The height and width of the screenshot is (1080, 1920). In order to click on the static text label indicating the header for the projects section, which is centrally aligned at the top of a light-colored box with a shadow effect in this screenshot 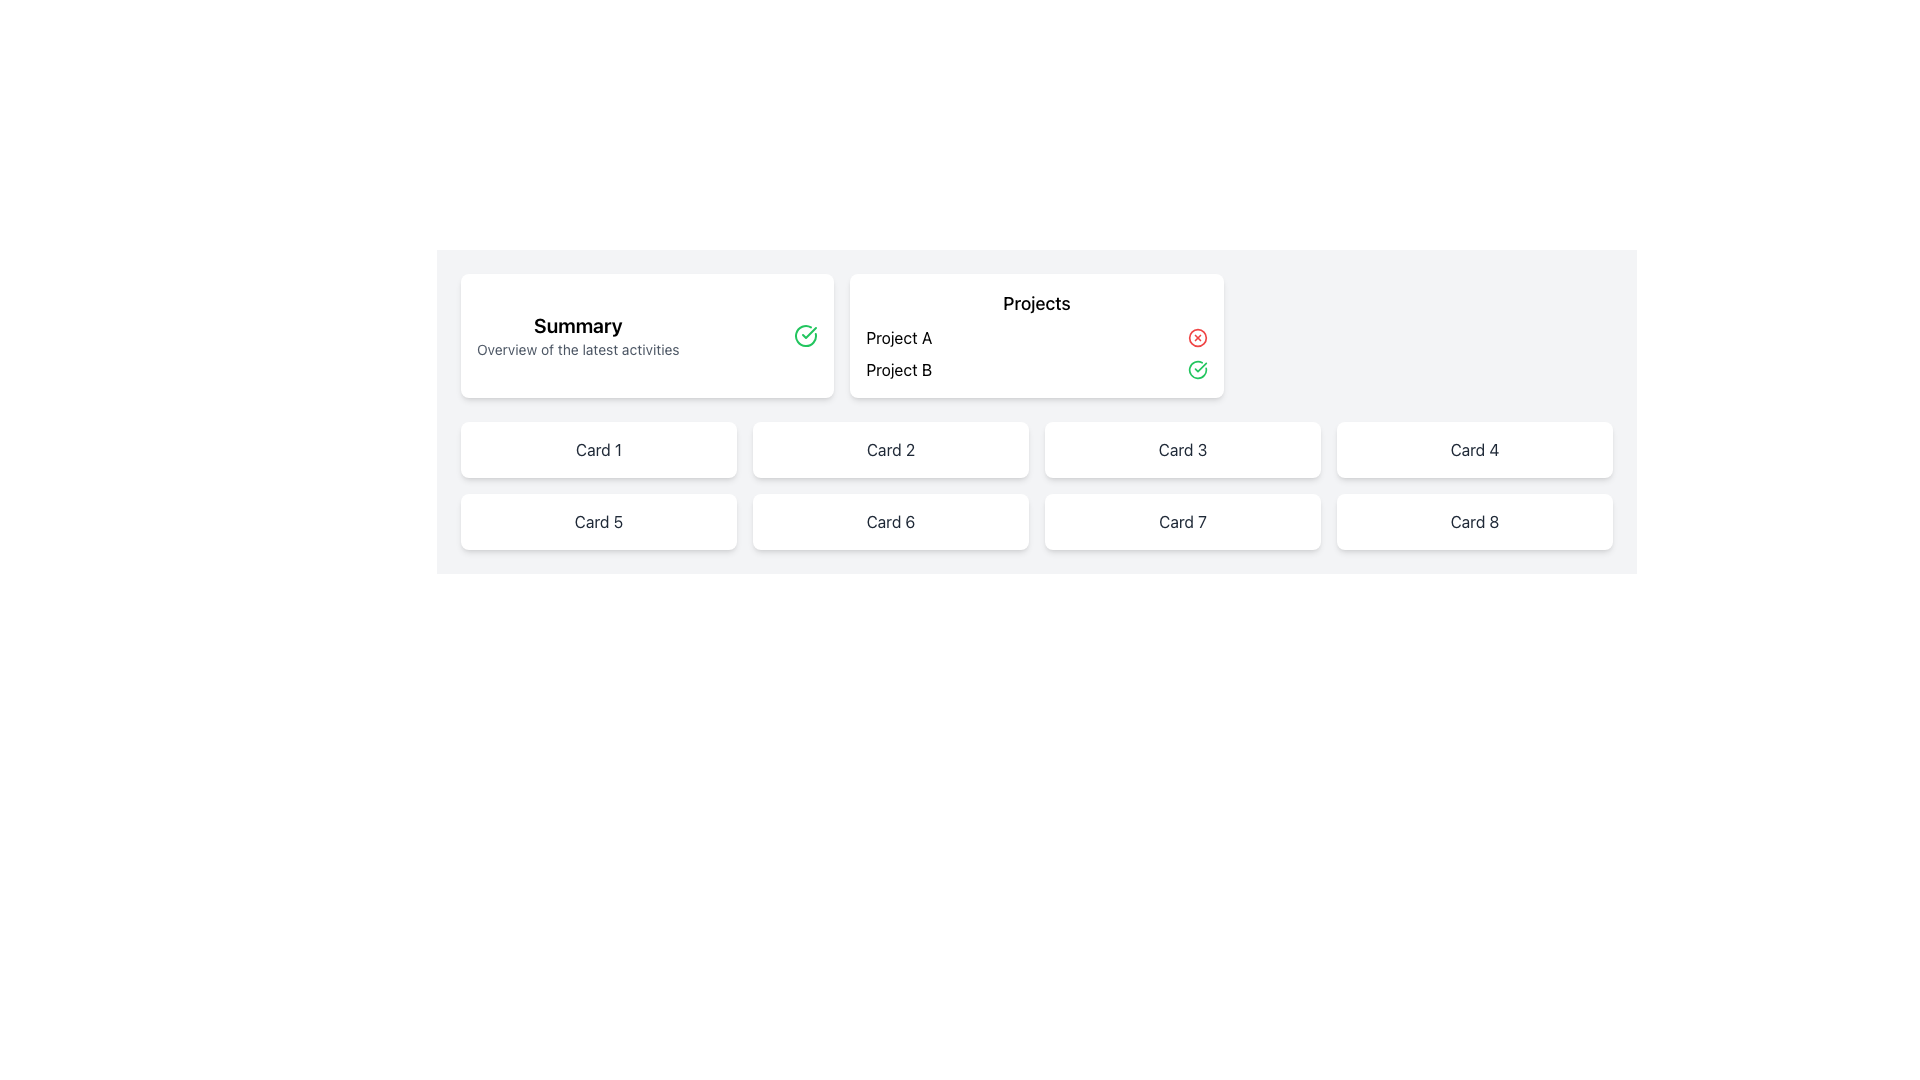, I will do `click(1036, 304)`.